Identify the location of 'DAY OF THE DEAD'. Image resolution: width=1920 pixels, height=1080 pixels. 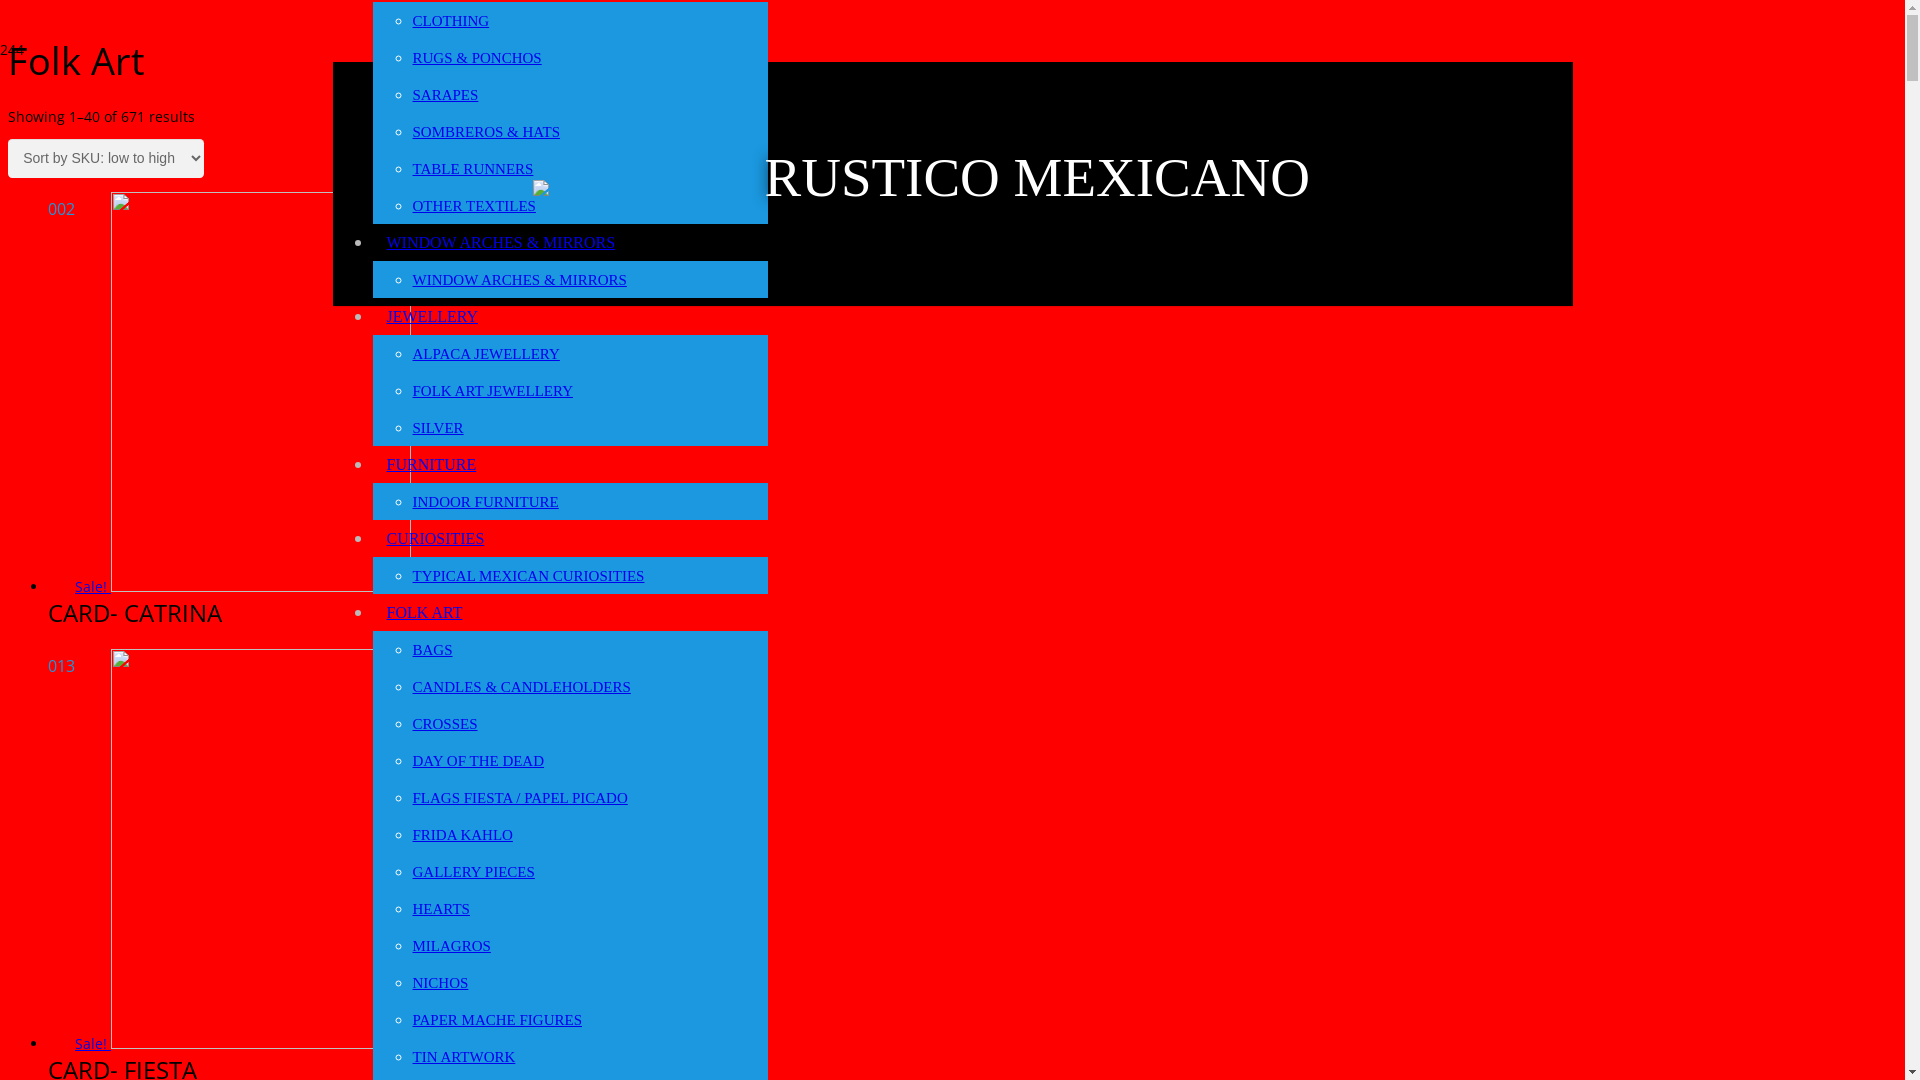
(477, 760).